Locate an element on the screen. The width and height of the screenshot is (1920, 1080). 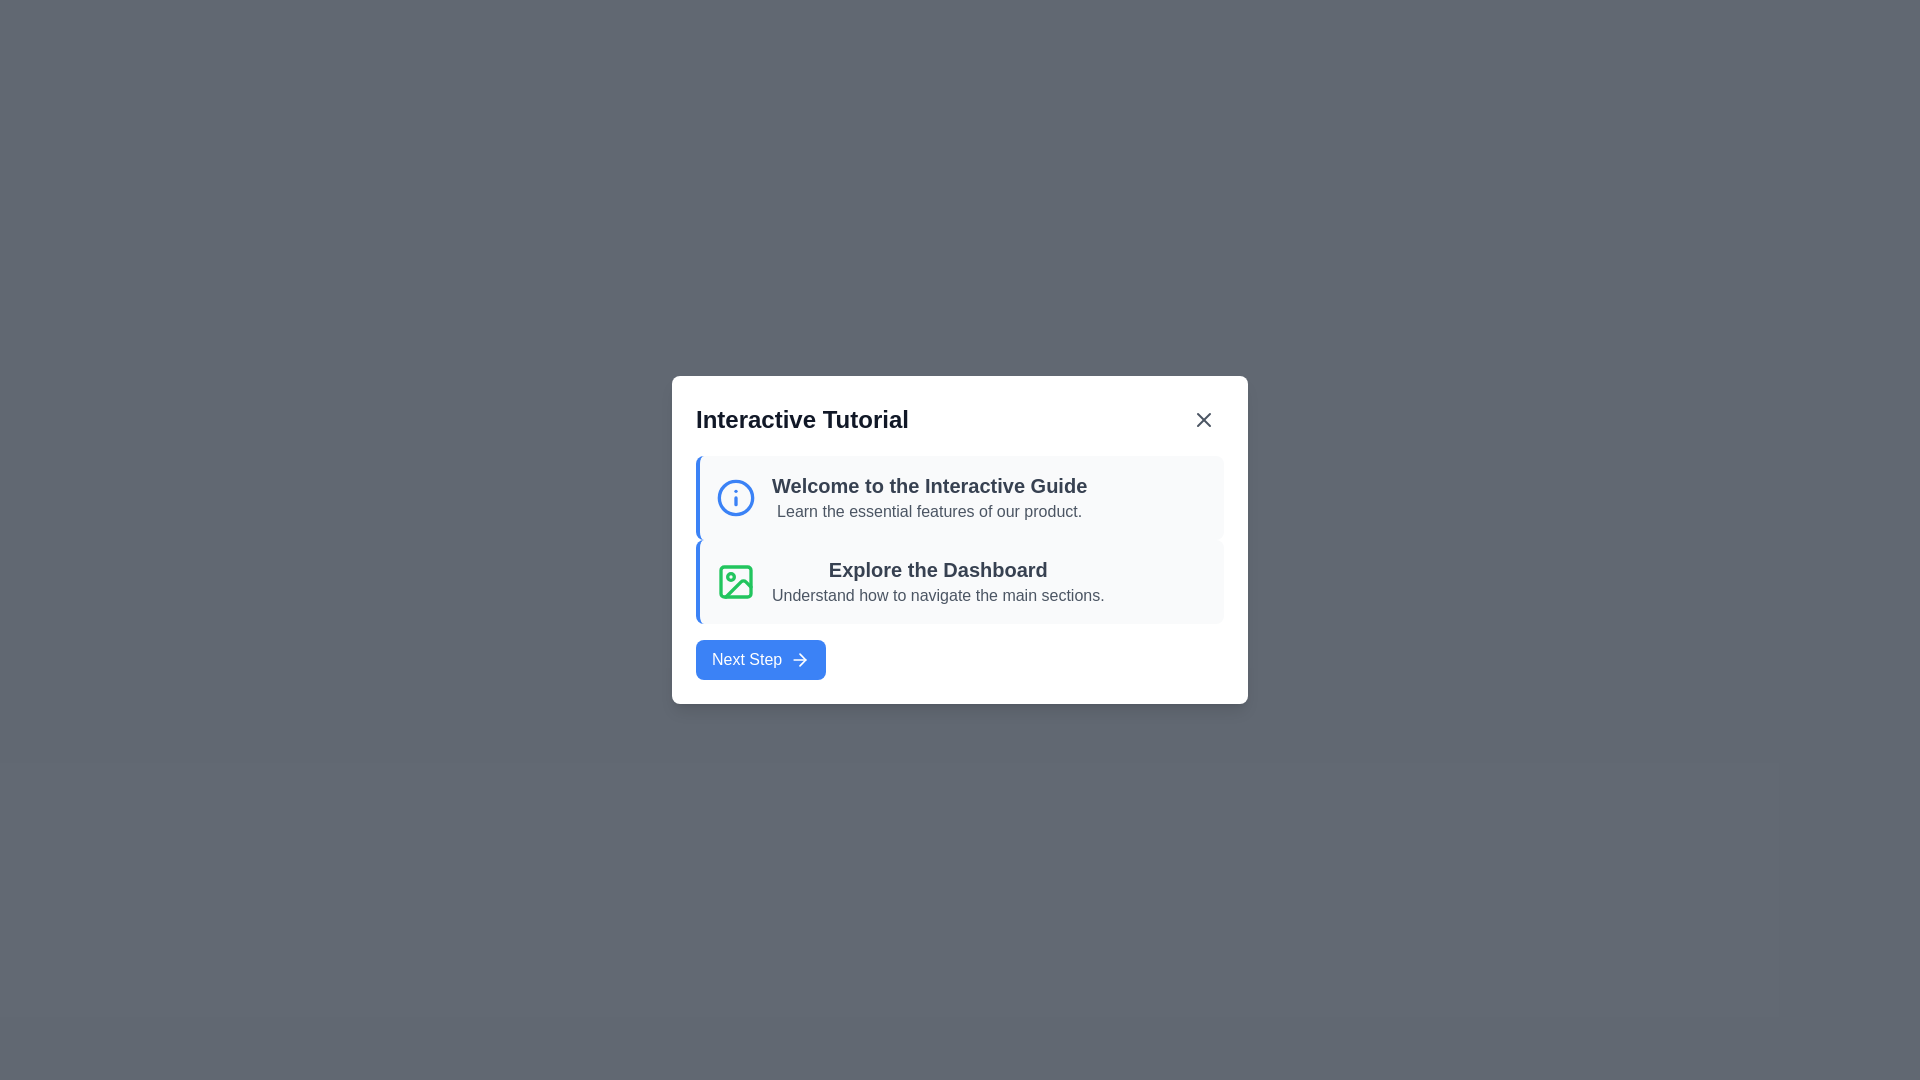
the informational message icon located near the top-left corner of the dialog box, adjacent to the text 'Welcome to the Interactive Guide' is located at coordinates (734, 496).